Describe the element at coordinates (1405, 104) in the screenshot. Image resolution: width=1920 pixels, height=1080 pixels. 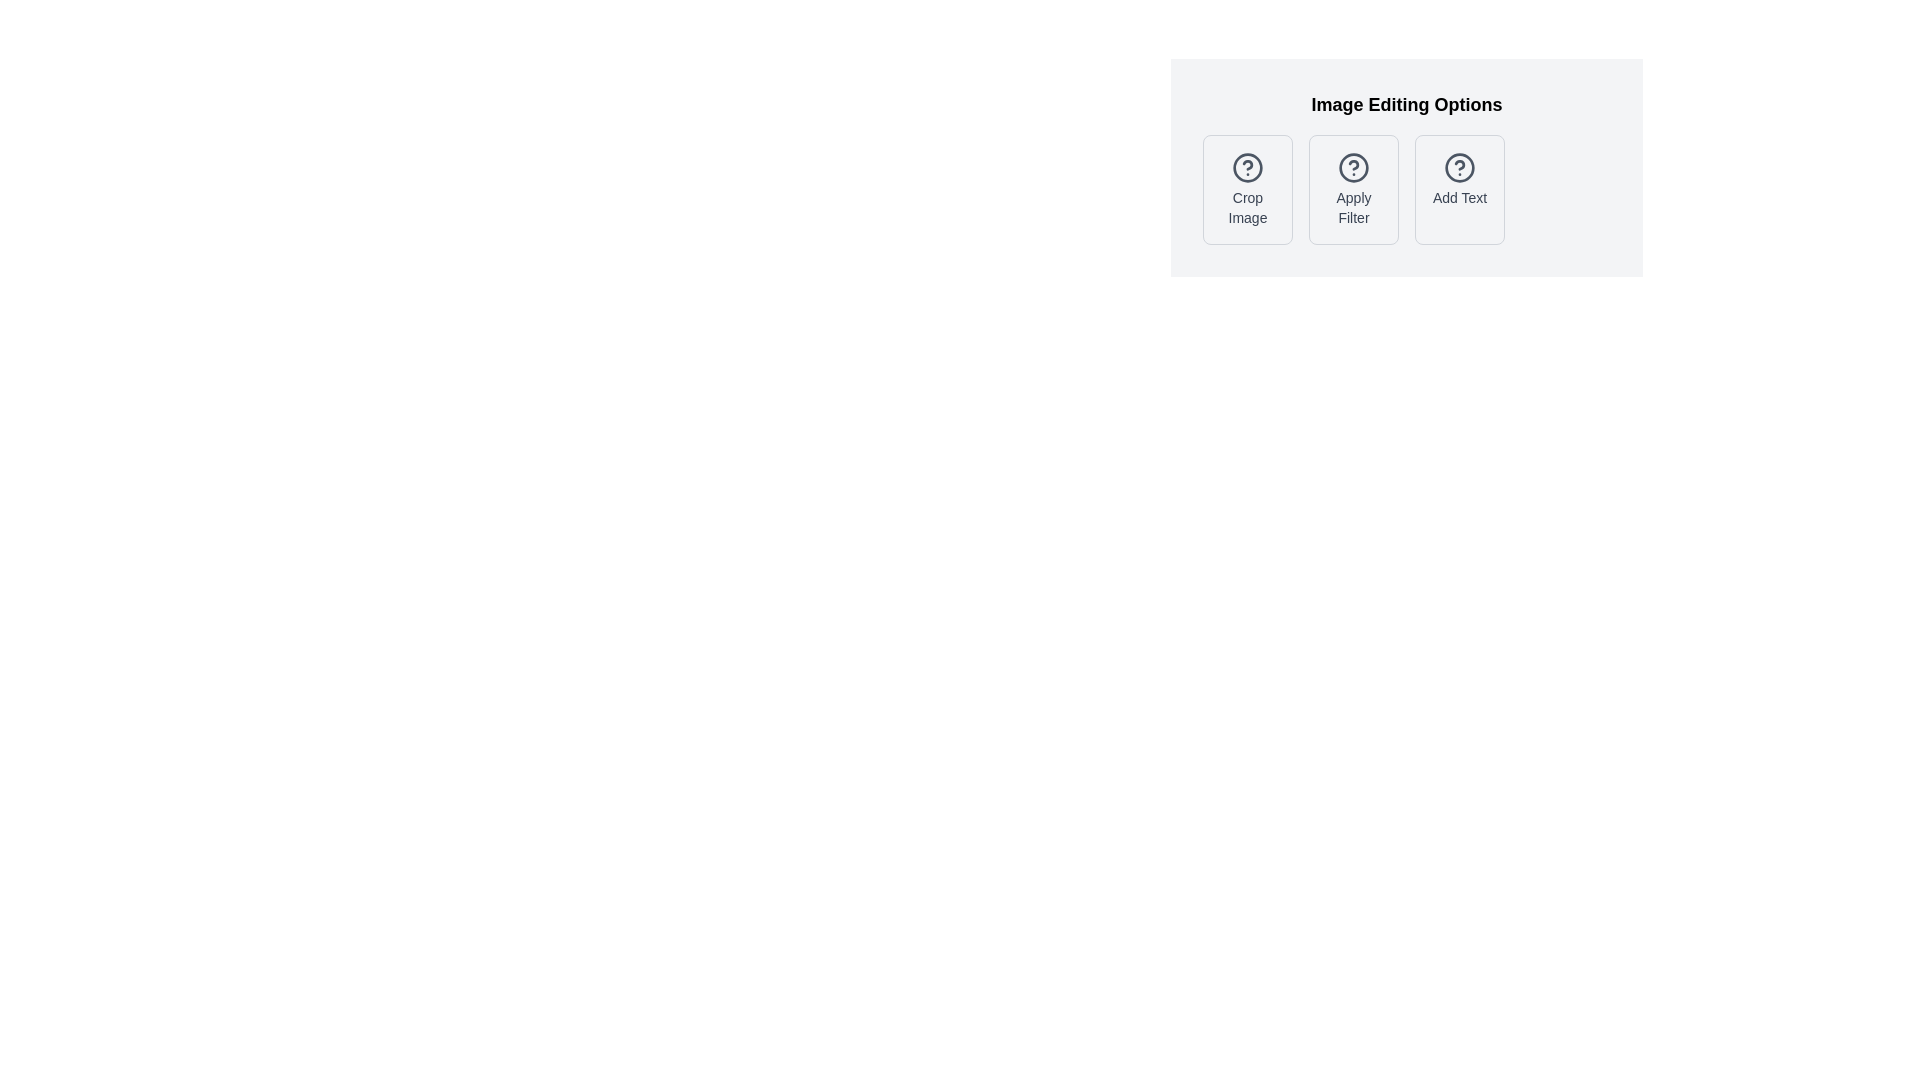
I see `text label that serves as a heading for the options below it, positioned centrally at the top of the group of options` at that location.